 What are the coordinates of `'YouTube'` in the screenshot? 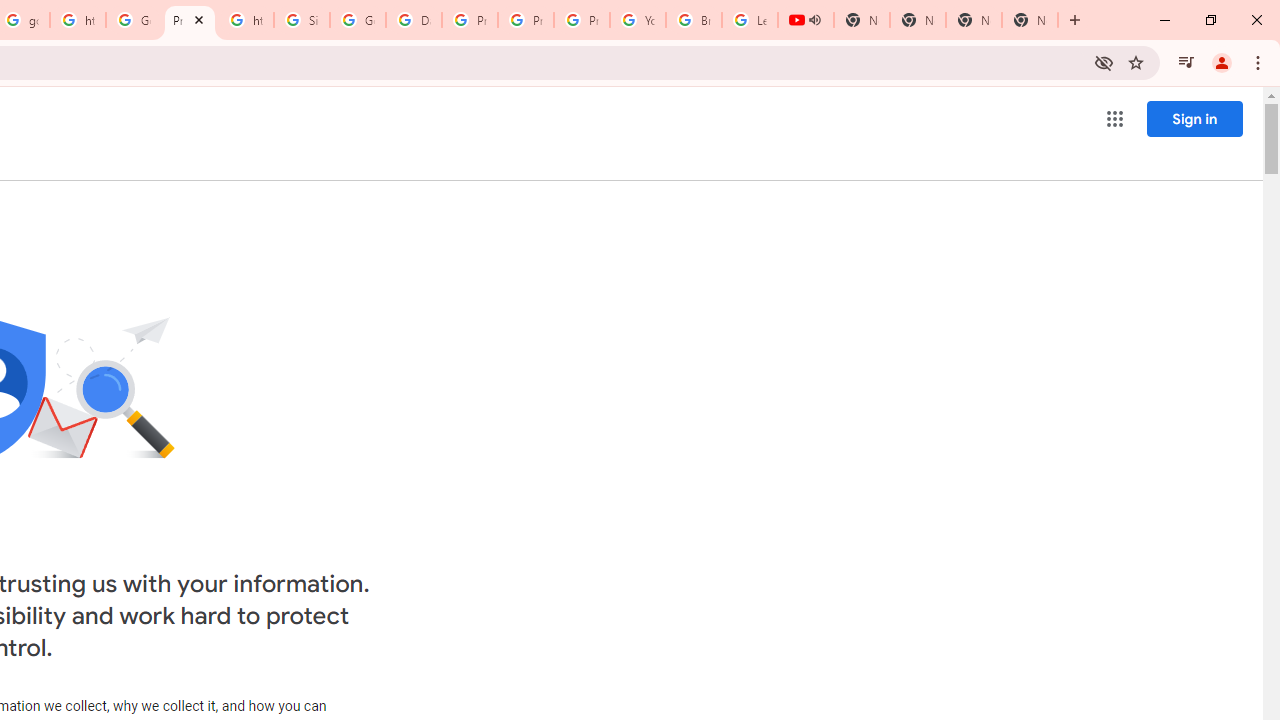 It's located at (637, 20).